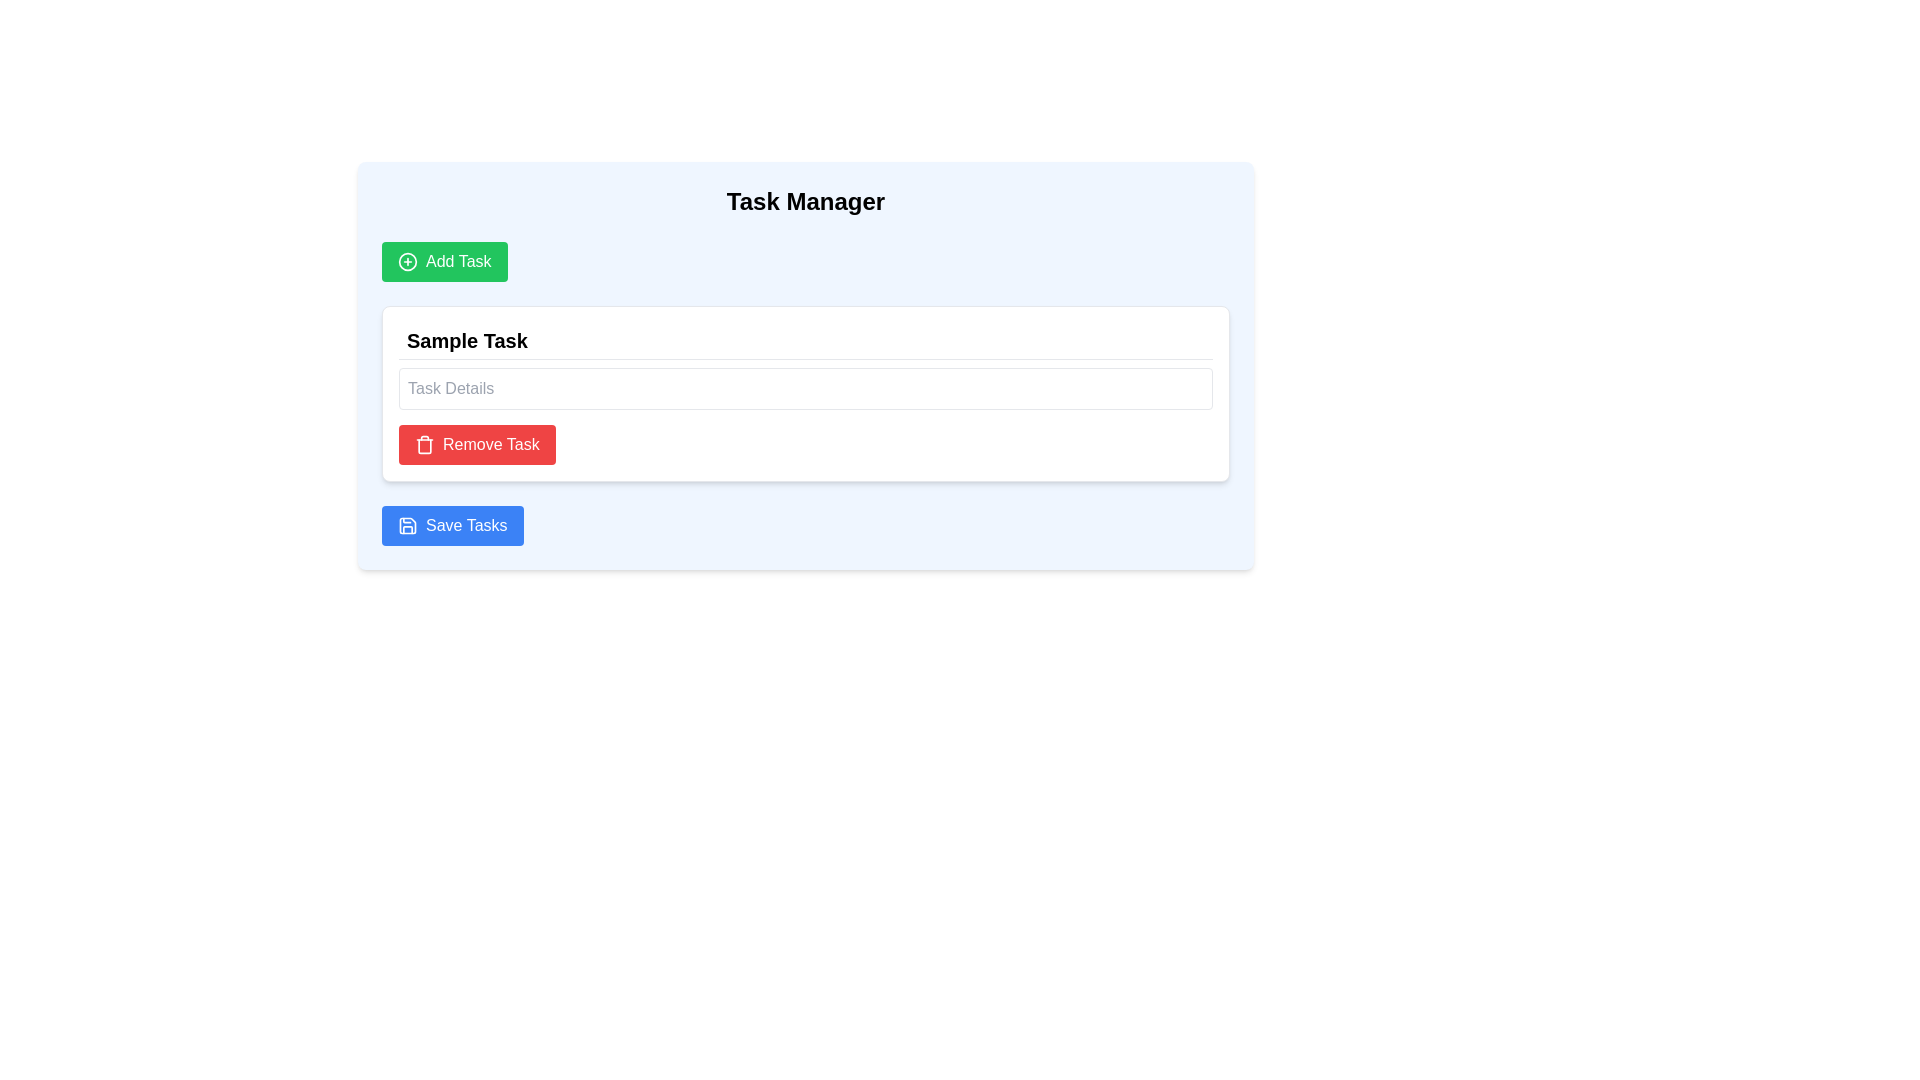 The width and height of the screenshot is (1920, 1080). I want to click on the trash can icon located to the left side of the 'Remove Task' button, positioned below the 'Task Details' input box, so click(424, 443).